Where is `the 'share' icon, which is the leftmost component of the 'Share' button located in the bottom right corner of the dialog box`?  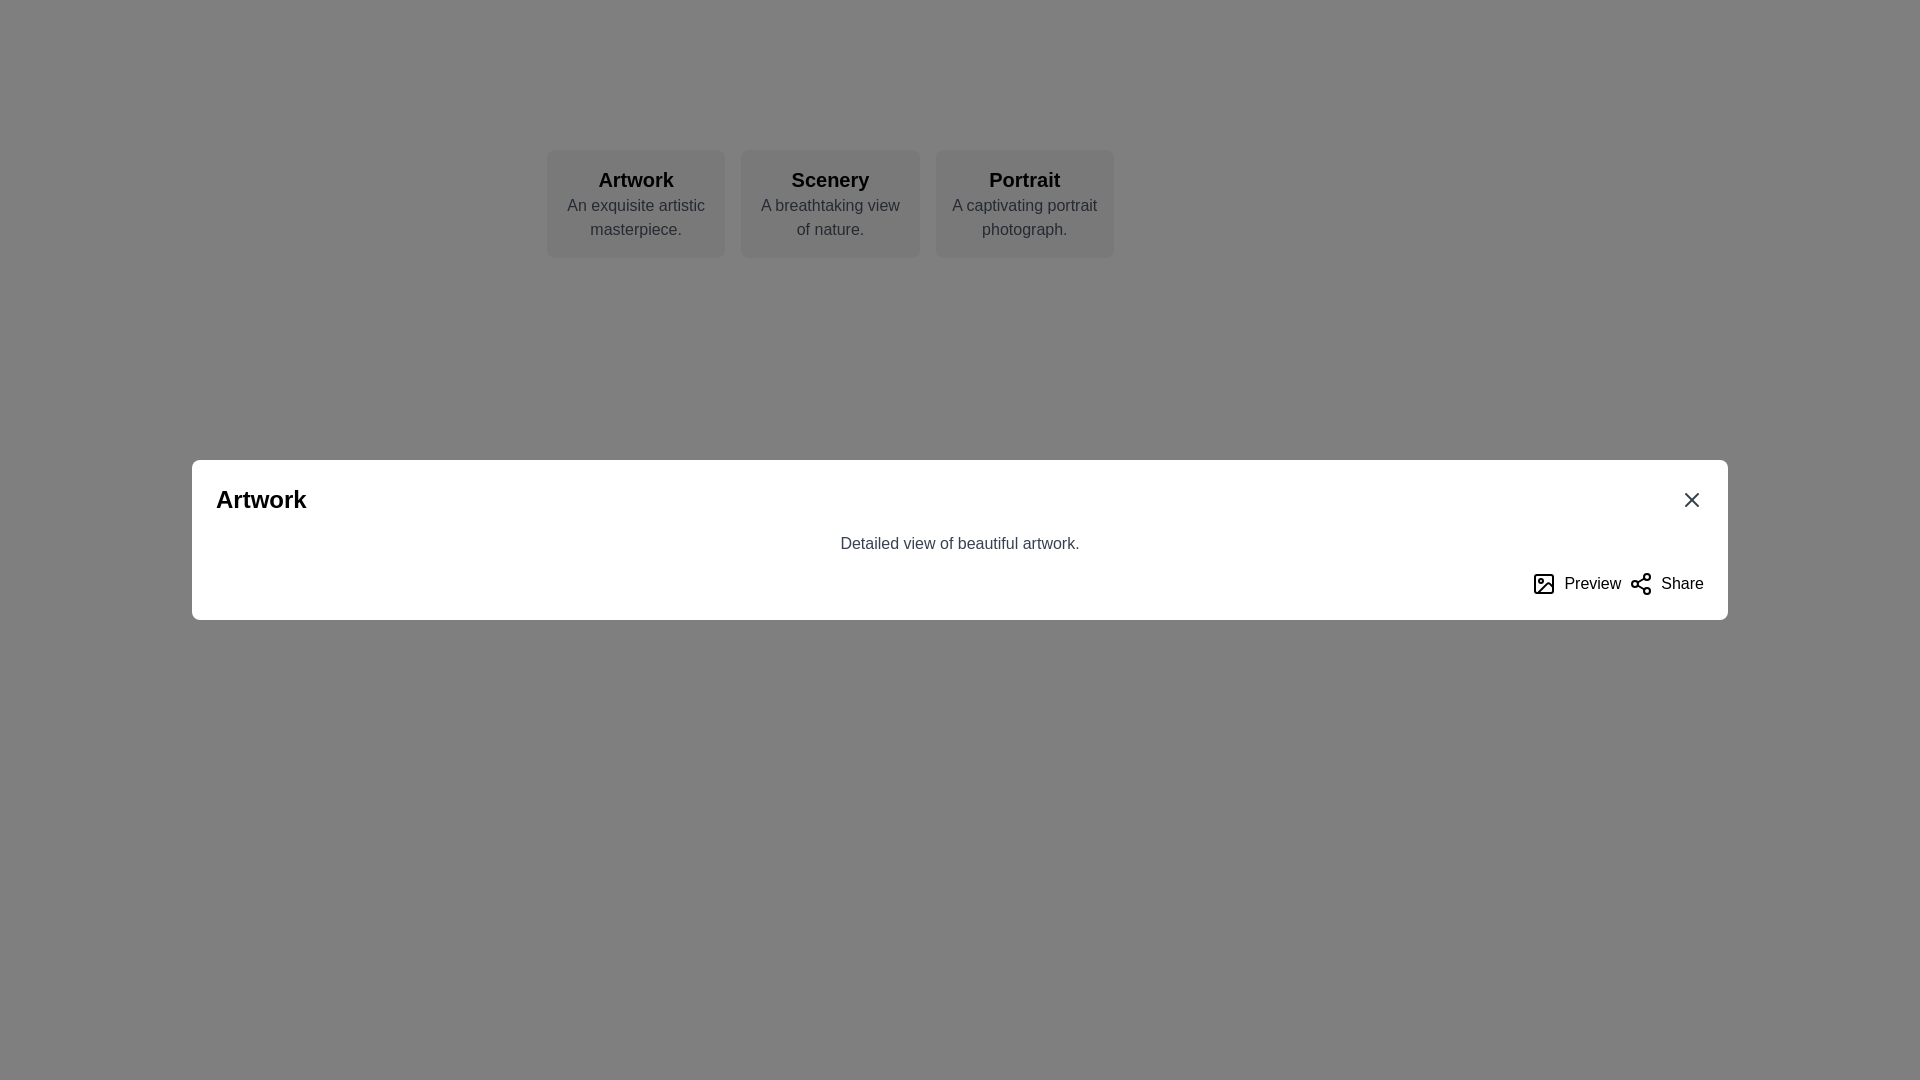
the 'share' icon, which is the leftmost component of the 'Share' button located in the bottom right corner of the dialog box is located at coordinates (1641, 583).